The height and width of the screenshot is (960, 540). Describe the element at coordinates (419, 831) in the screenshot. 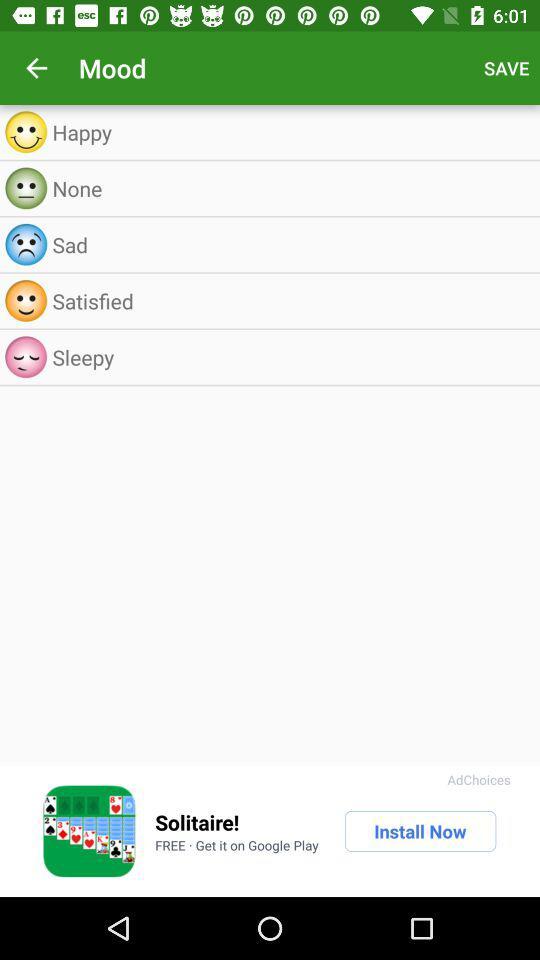

I see `the item to the right of the free get it` at that location.